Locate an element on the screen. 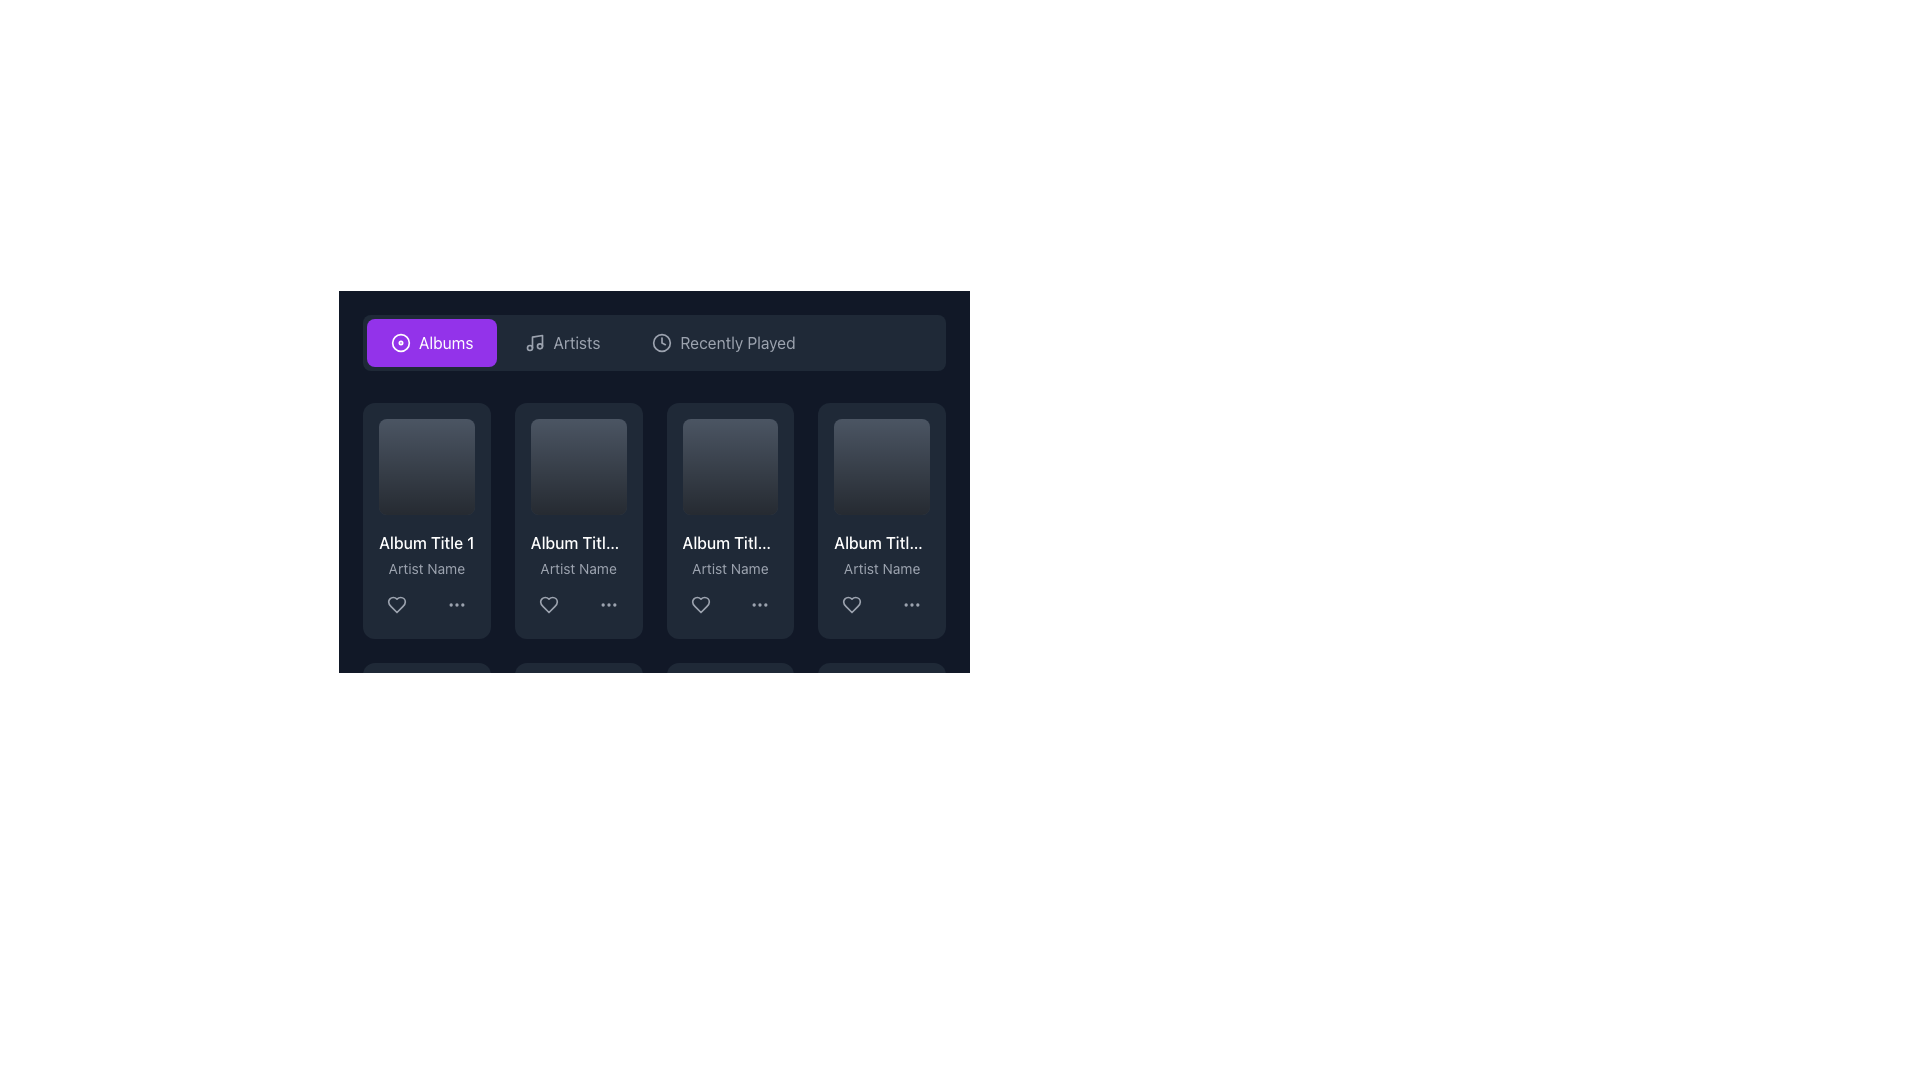 This screenshot has width=1920, height=1080. the 'Artists' tab icon located in the upper-central region of the navigation bar is located at coordinates (535, 342).